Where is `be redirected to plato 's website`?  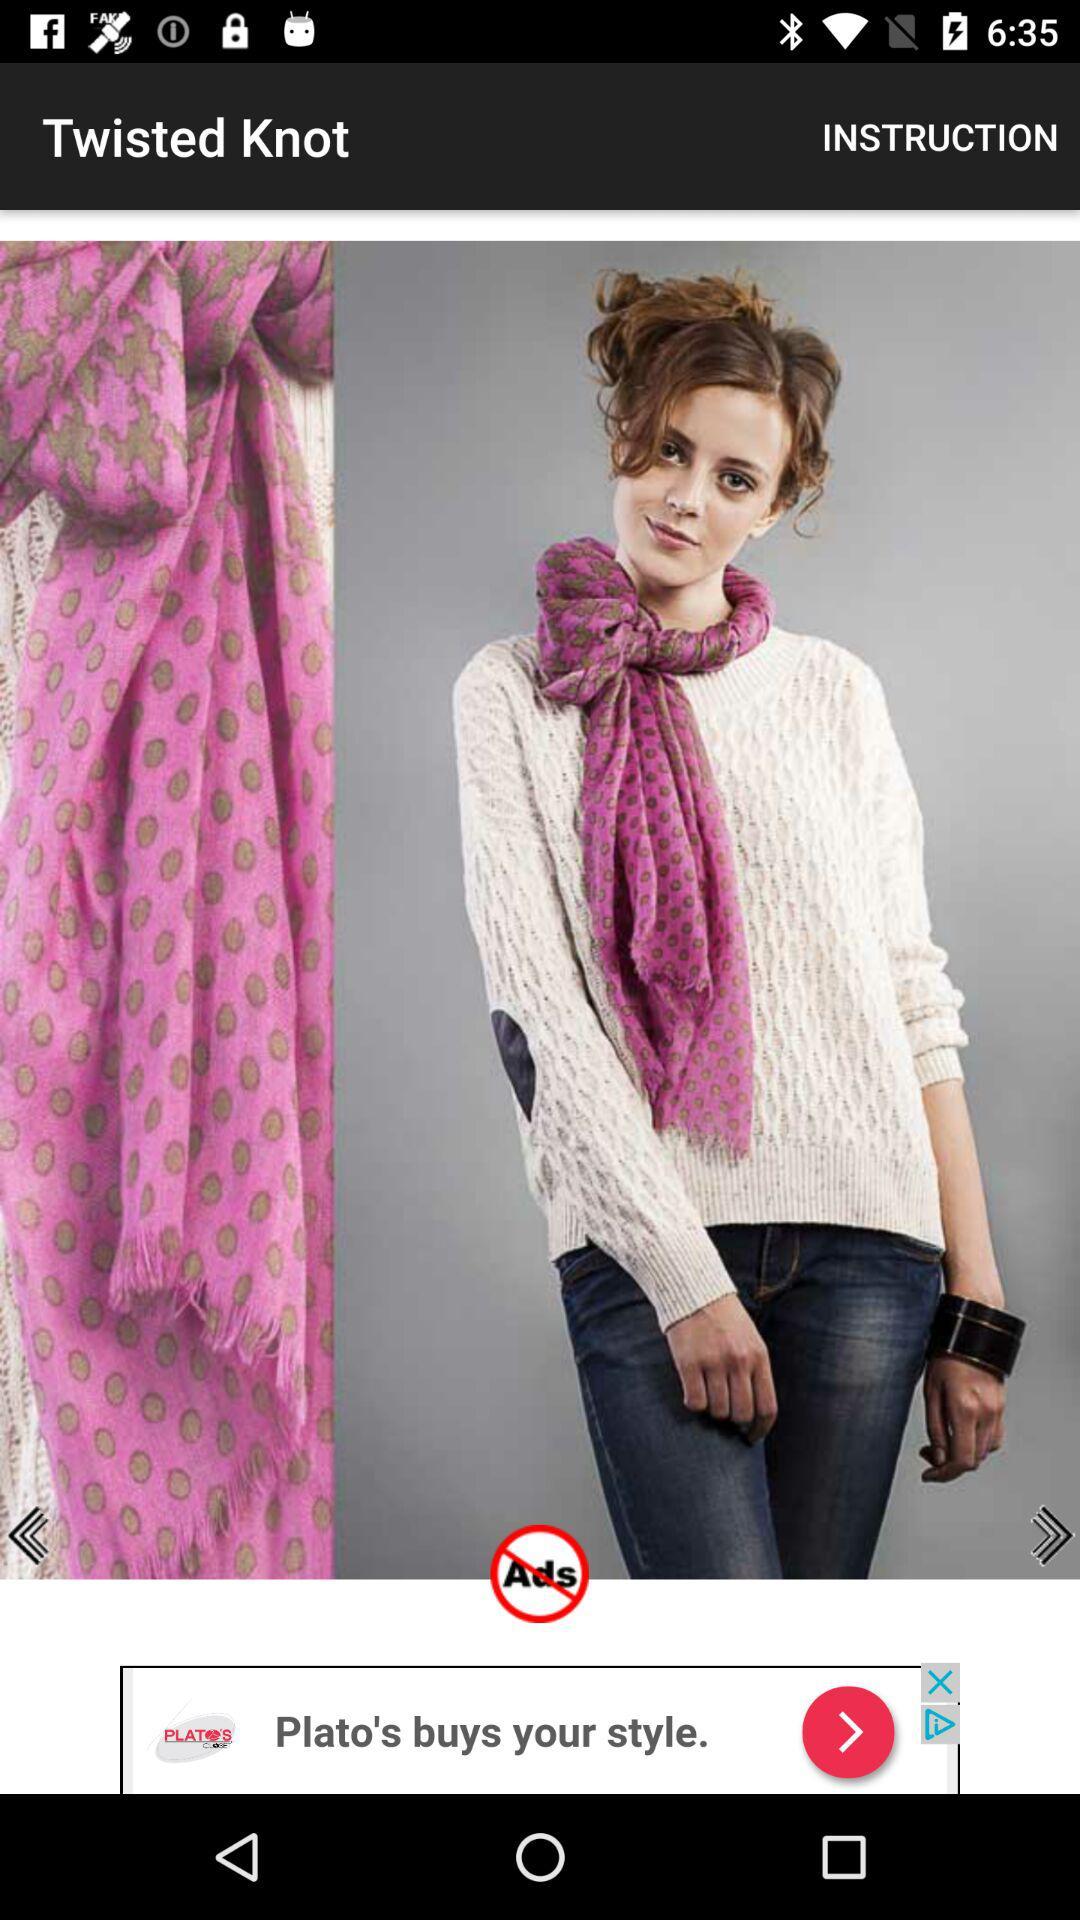
be redirected to plato 's website is located at coordinates (540, 1727).